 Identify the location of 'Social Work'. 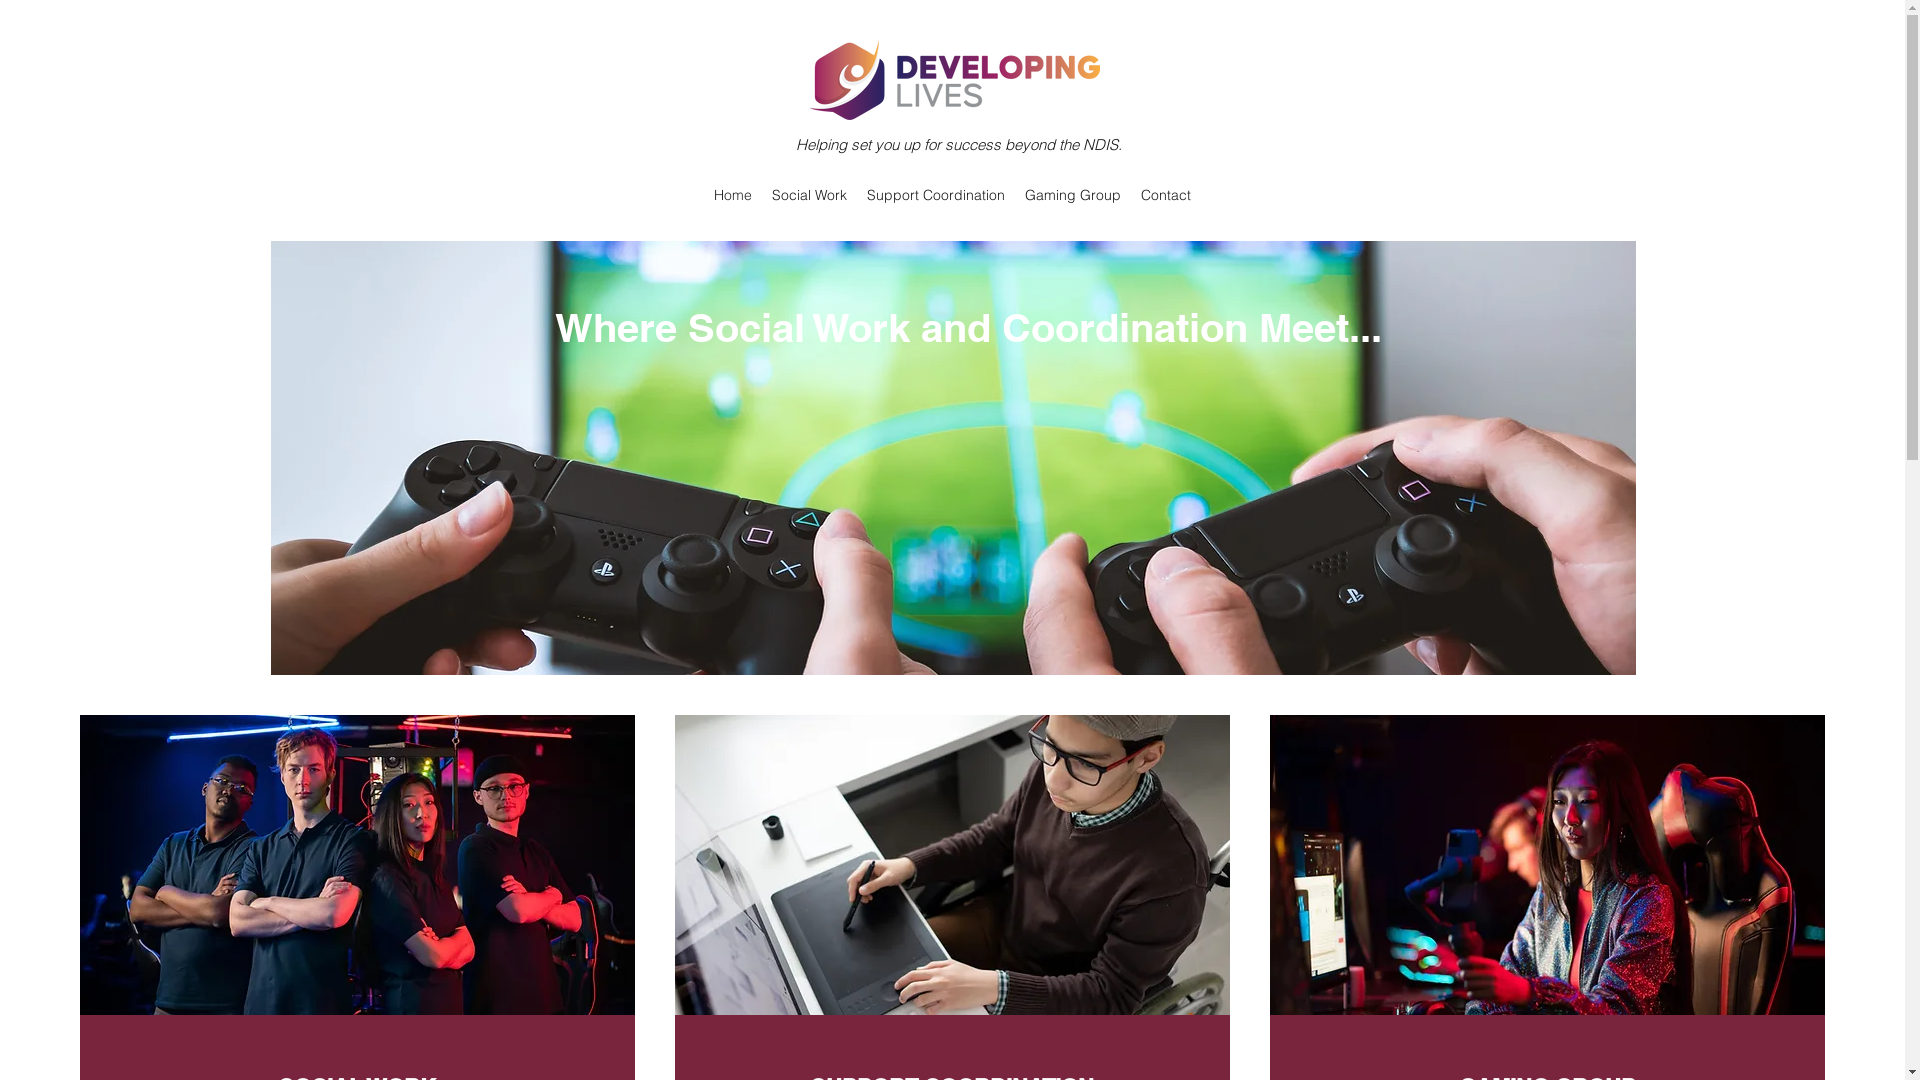
(809, 195).